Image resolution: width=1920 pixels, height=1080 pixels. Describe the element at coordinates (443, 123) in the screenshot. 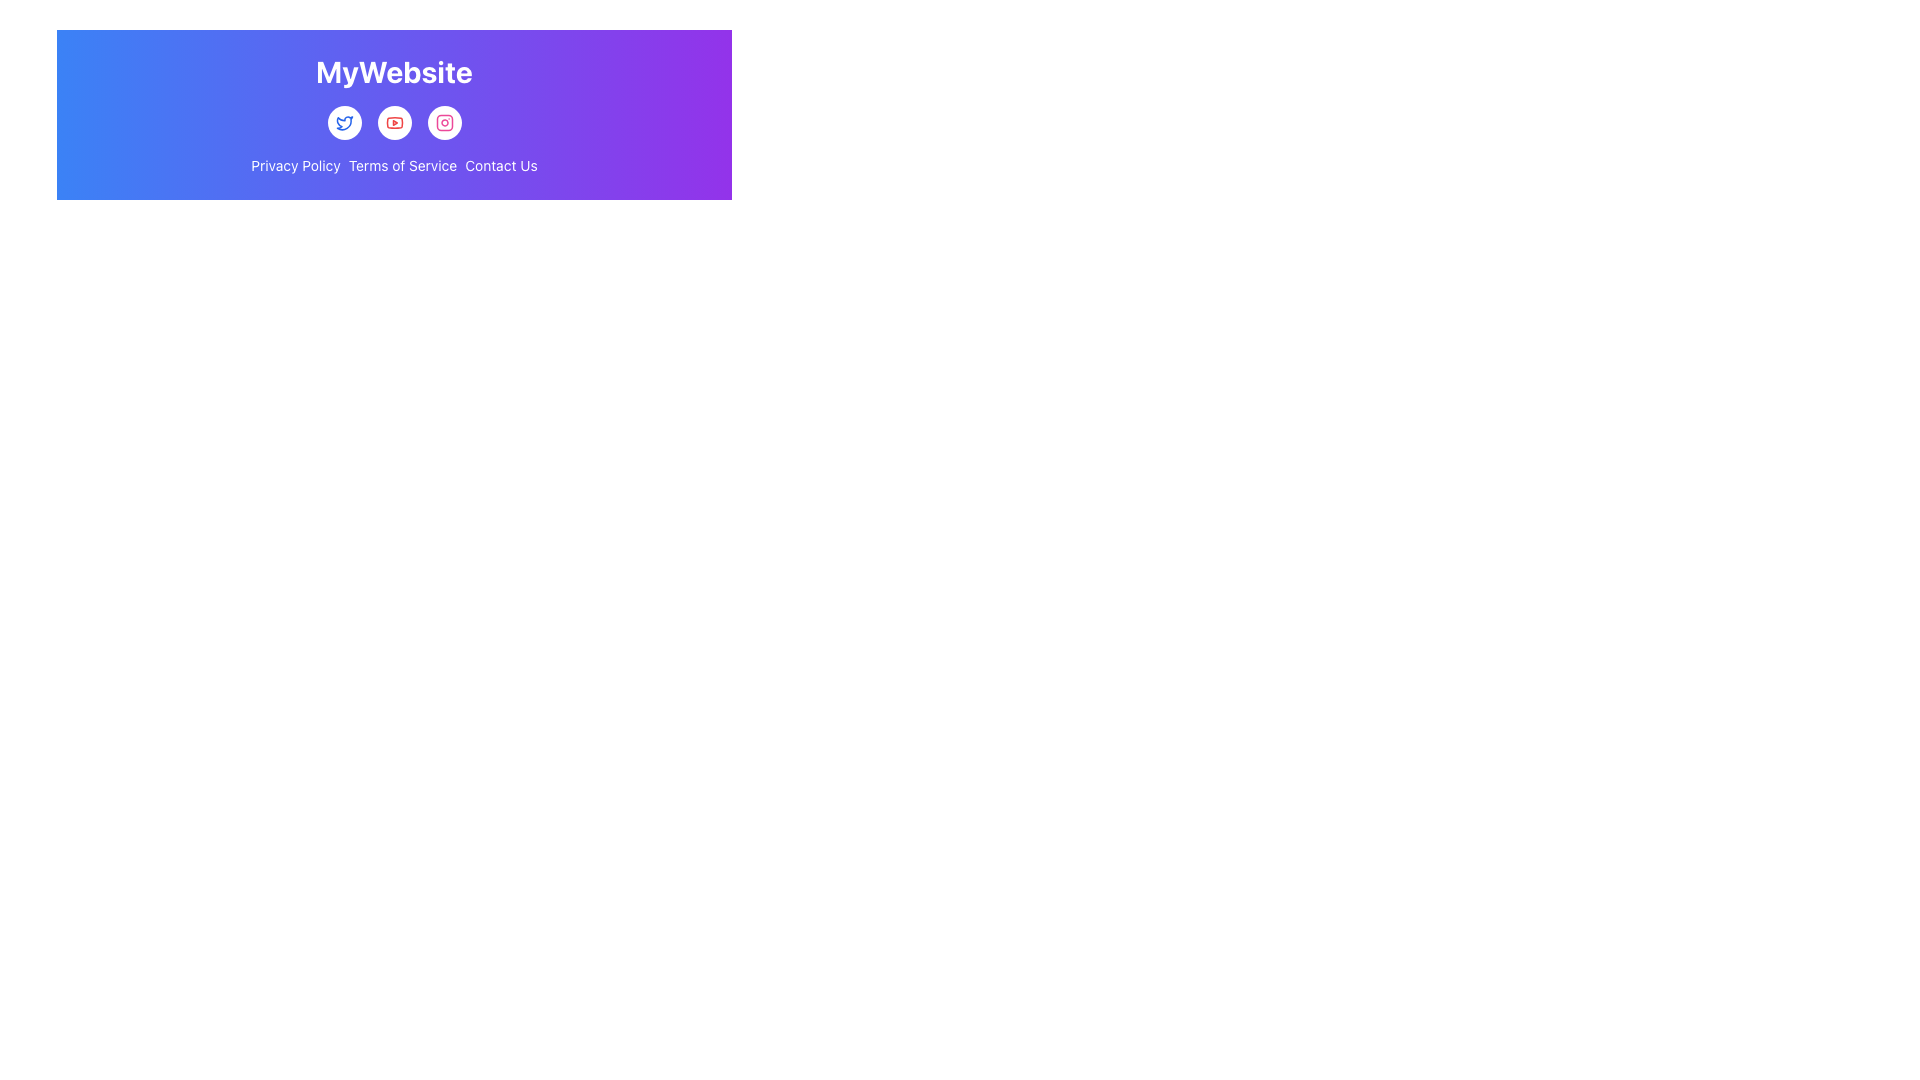

I see `the pinkish-red Instagram SVG icon located in the header section` at that location.